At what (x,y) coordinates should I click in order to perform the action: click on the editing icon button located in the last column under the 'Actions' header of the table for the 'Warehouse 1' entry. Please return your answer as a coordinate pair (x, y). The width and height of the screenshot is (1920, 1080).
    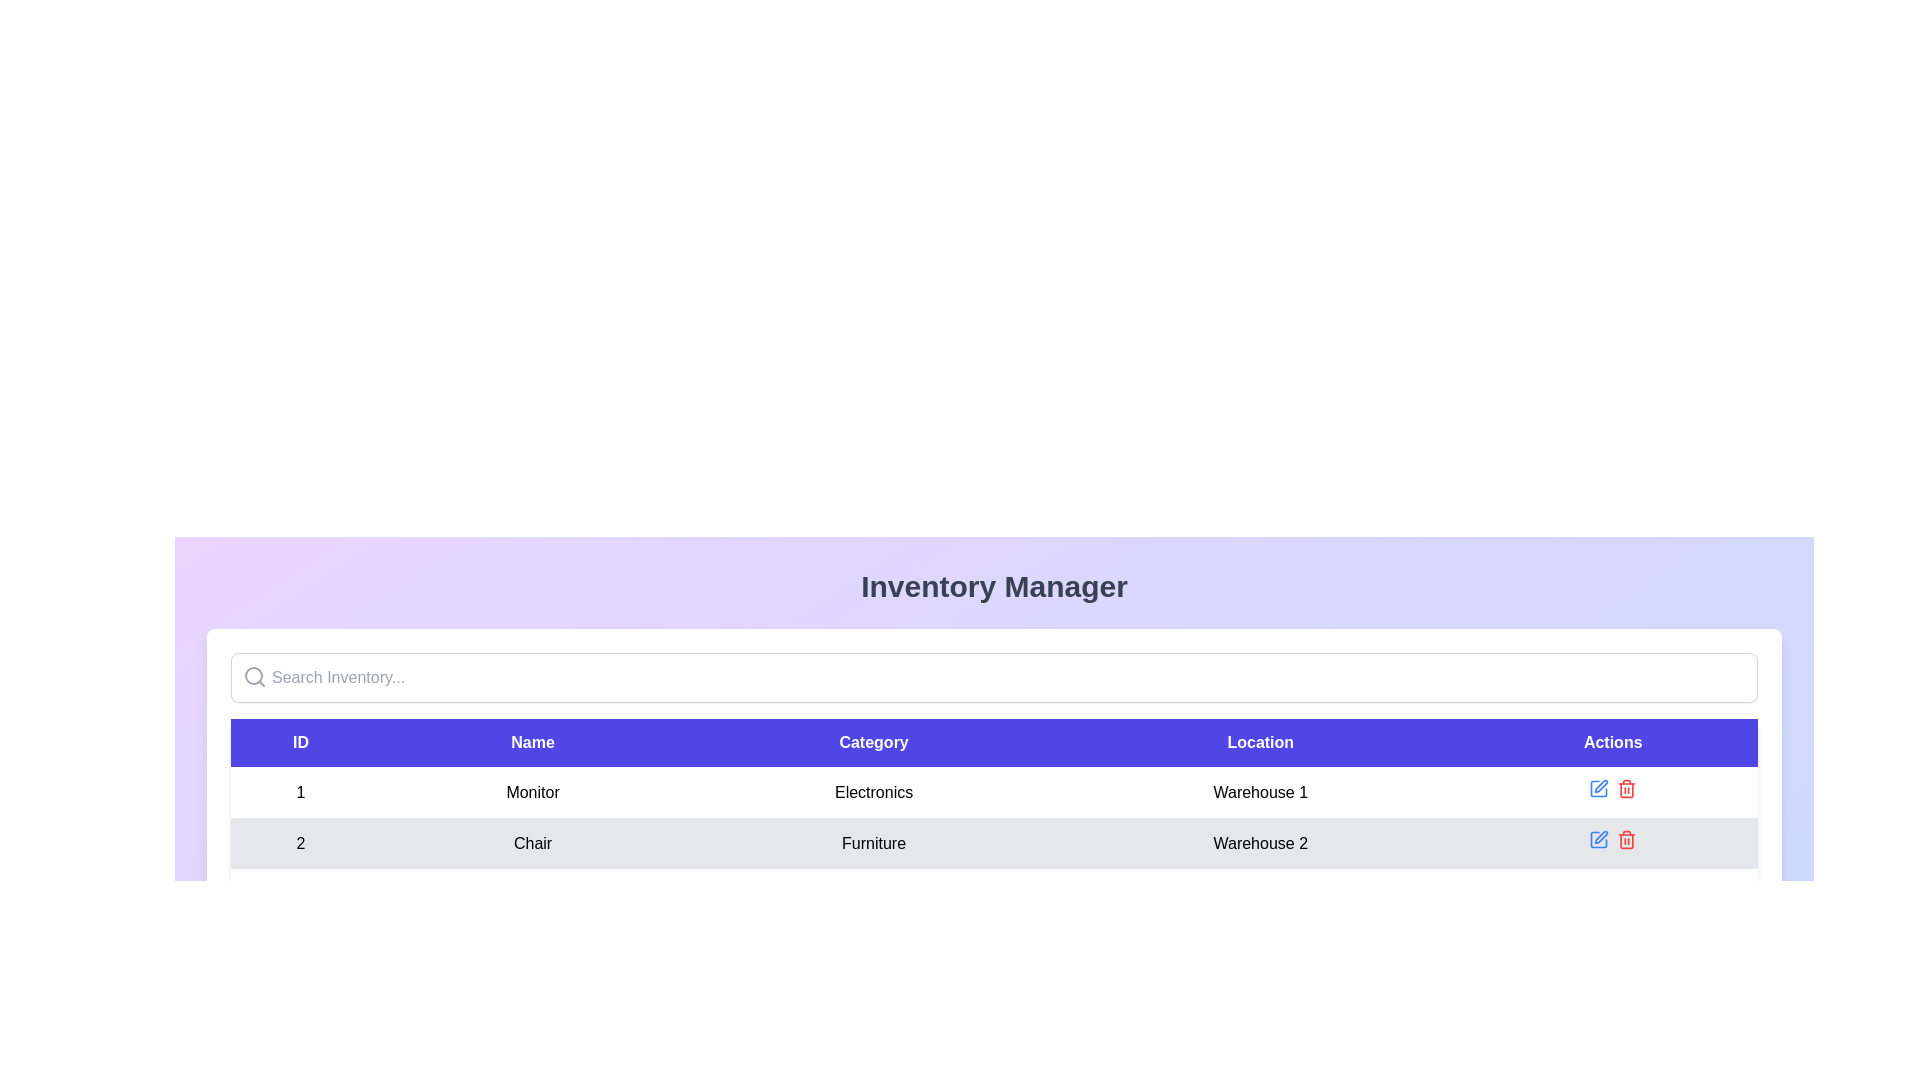
    Looking at the image, I should click on (1598, 788).